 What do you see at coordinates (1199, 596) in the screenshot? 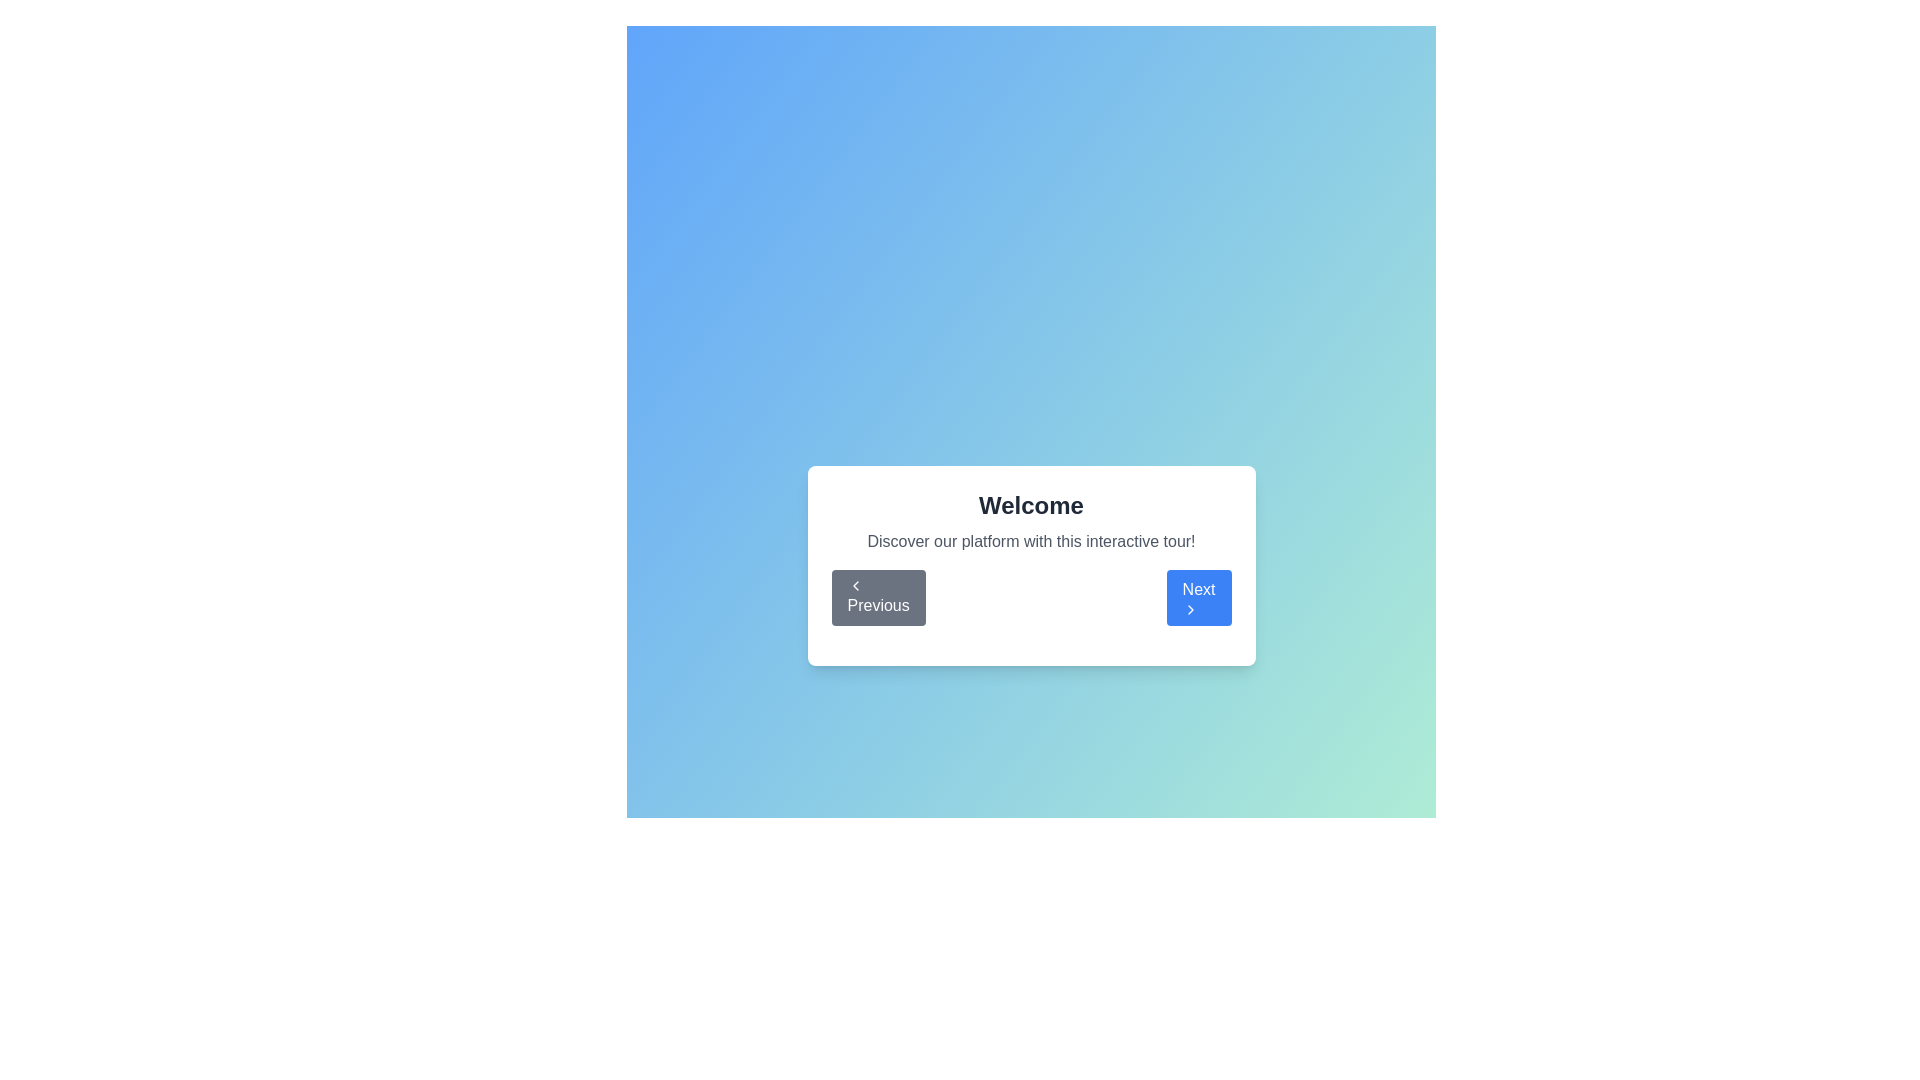
I see `the navigation button located within the centered modal dialog on the right side of the two-button group to proceed to the next step` at bounding box center [1199, 596].